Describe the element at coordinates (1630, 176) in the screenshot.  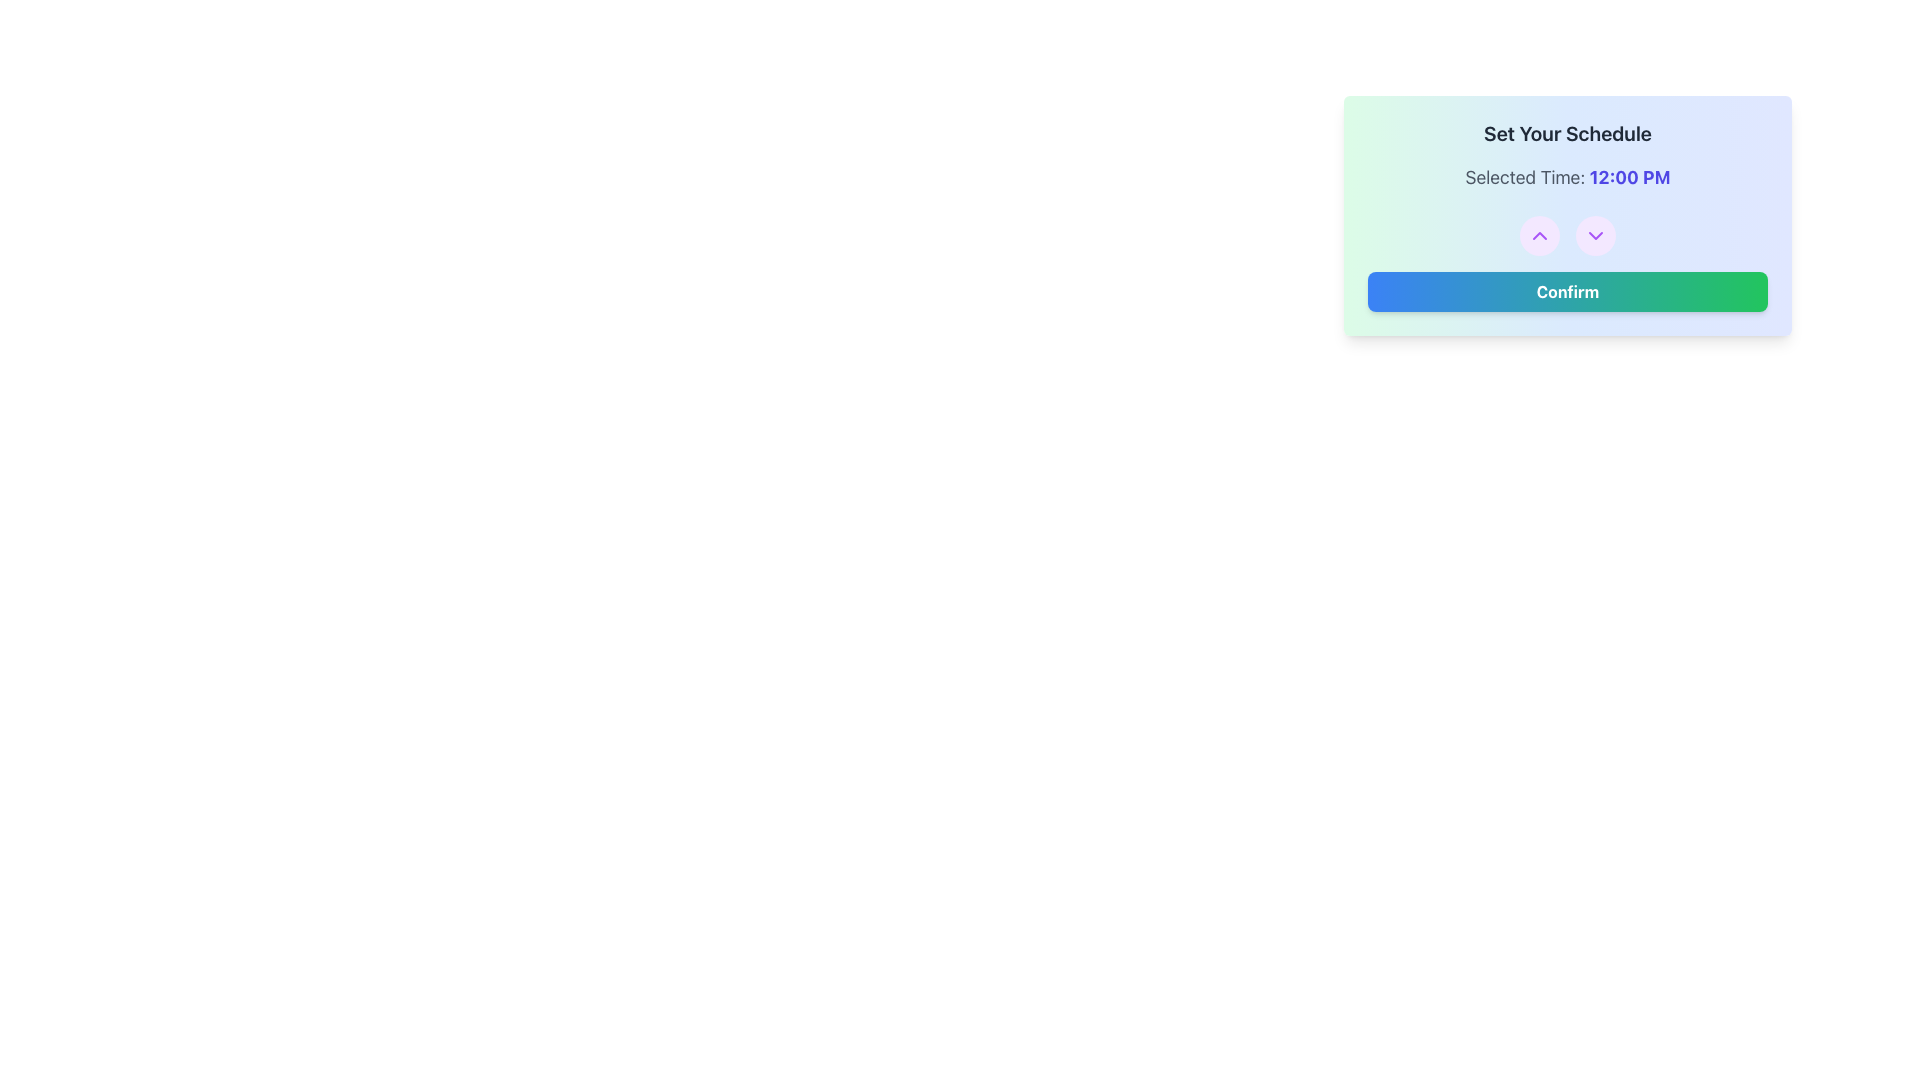
I see `the static text displaying the selected time, which shows '12:00 PM' and is located to the right of the 'Selected Time:' label` at that location.